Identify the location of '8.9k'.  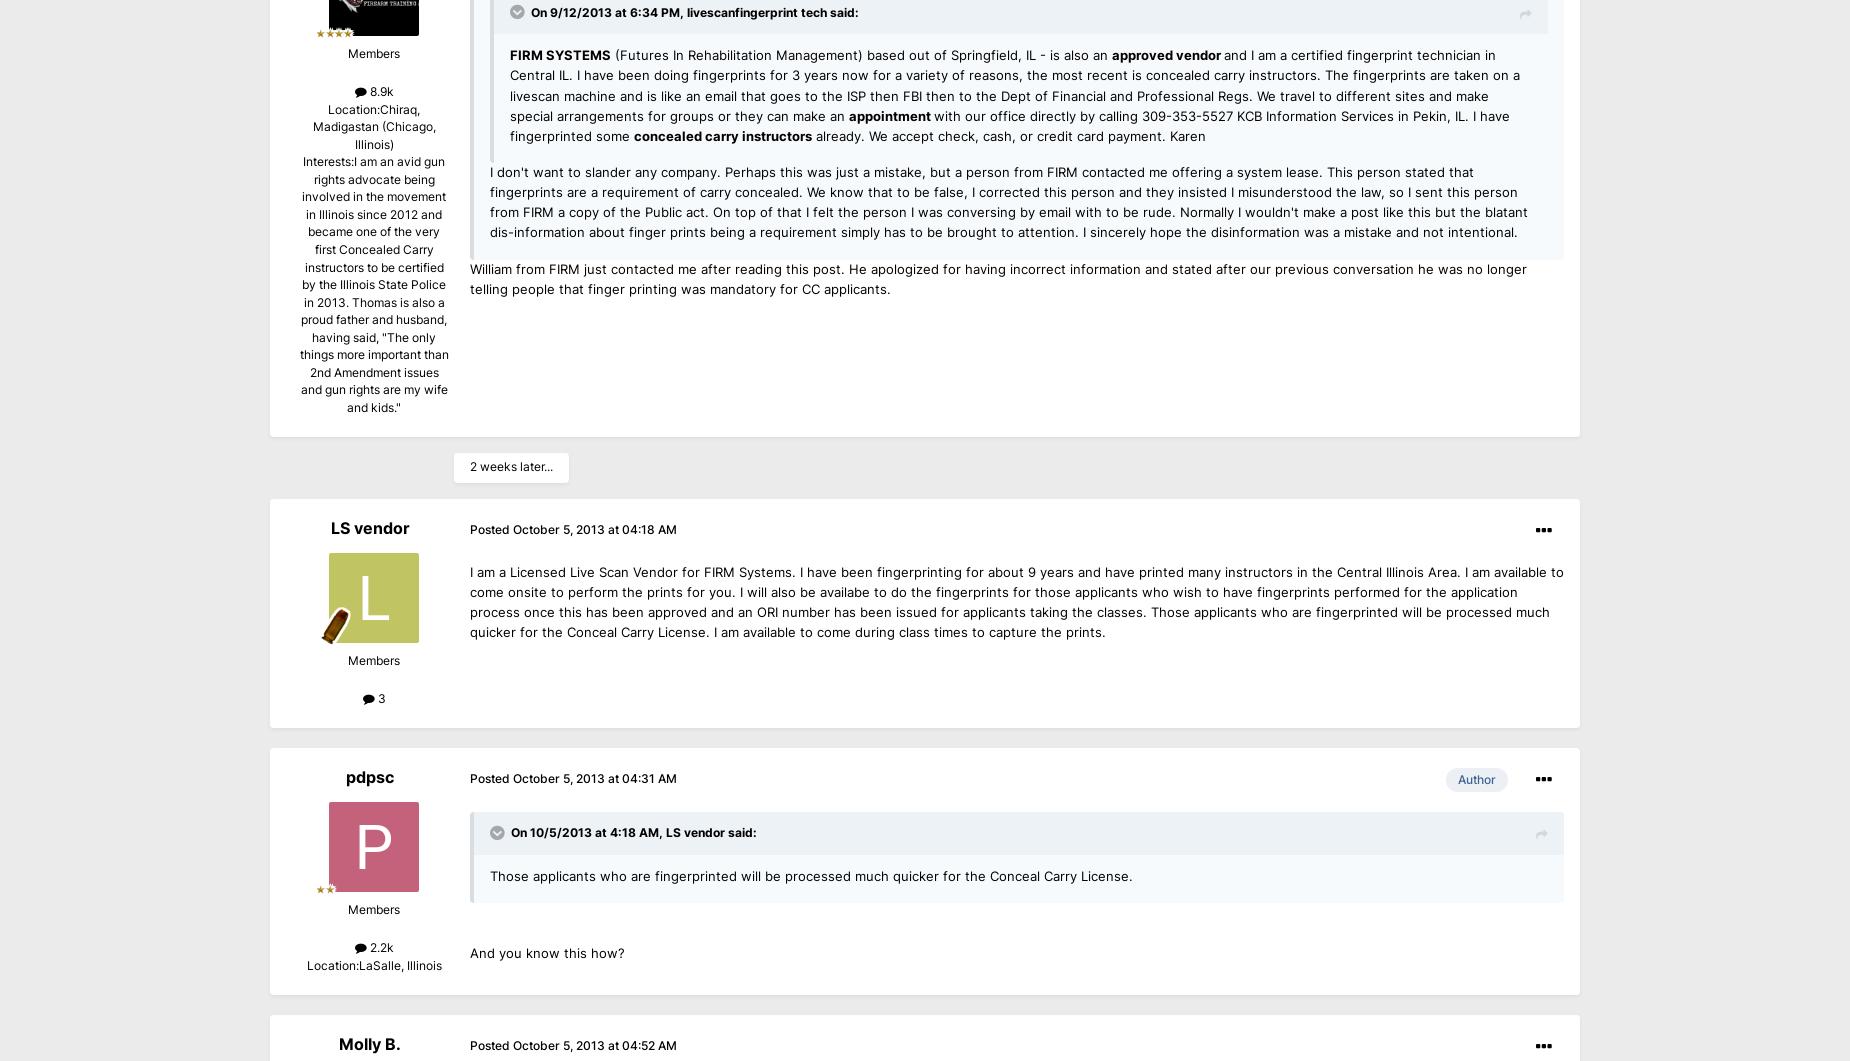
(378, 91).